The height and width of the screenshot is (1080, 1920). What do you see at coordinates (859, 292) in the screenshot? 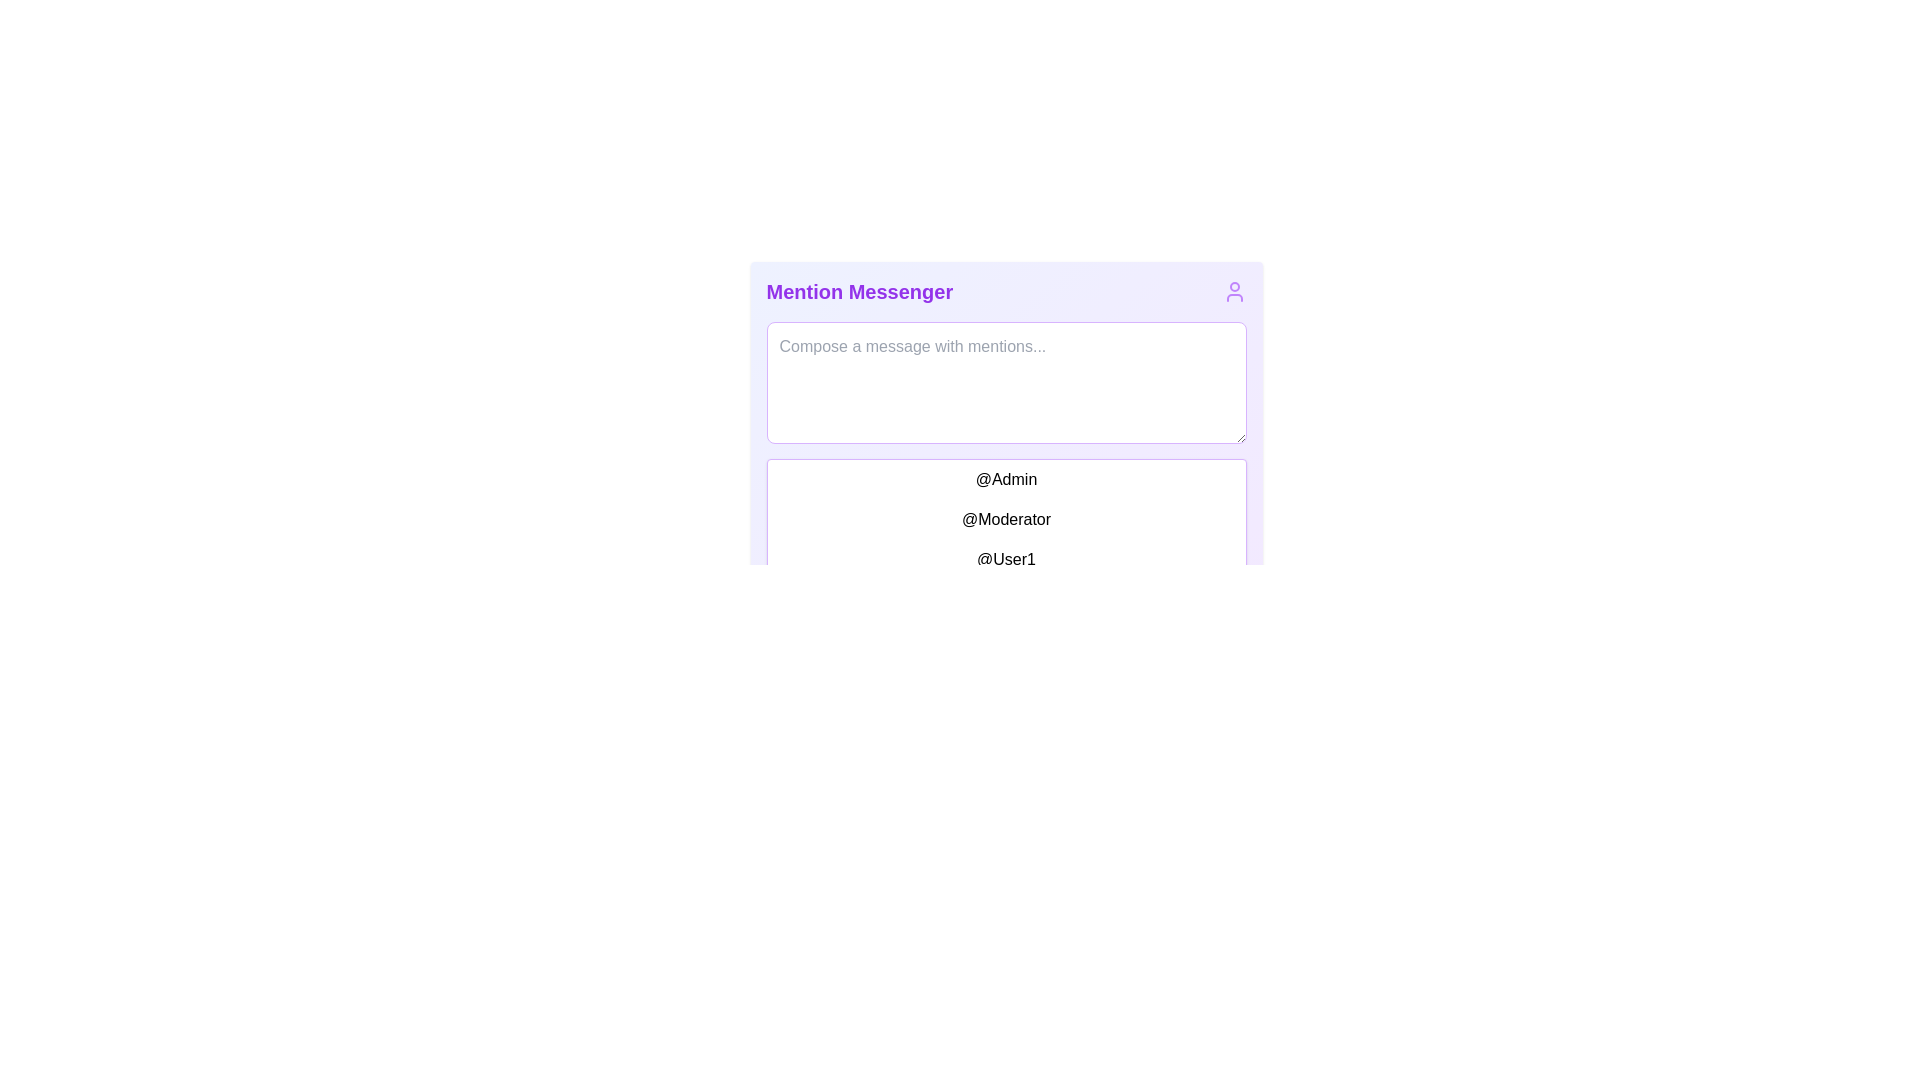
I see `the title text display element at the top of the messaging application, which provides context about the application's identity` at bounding box center [859, 292].